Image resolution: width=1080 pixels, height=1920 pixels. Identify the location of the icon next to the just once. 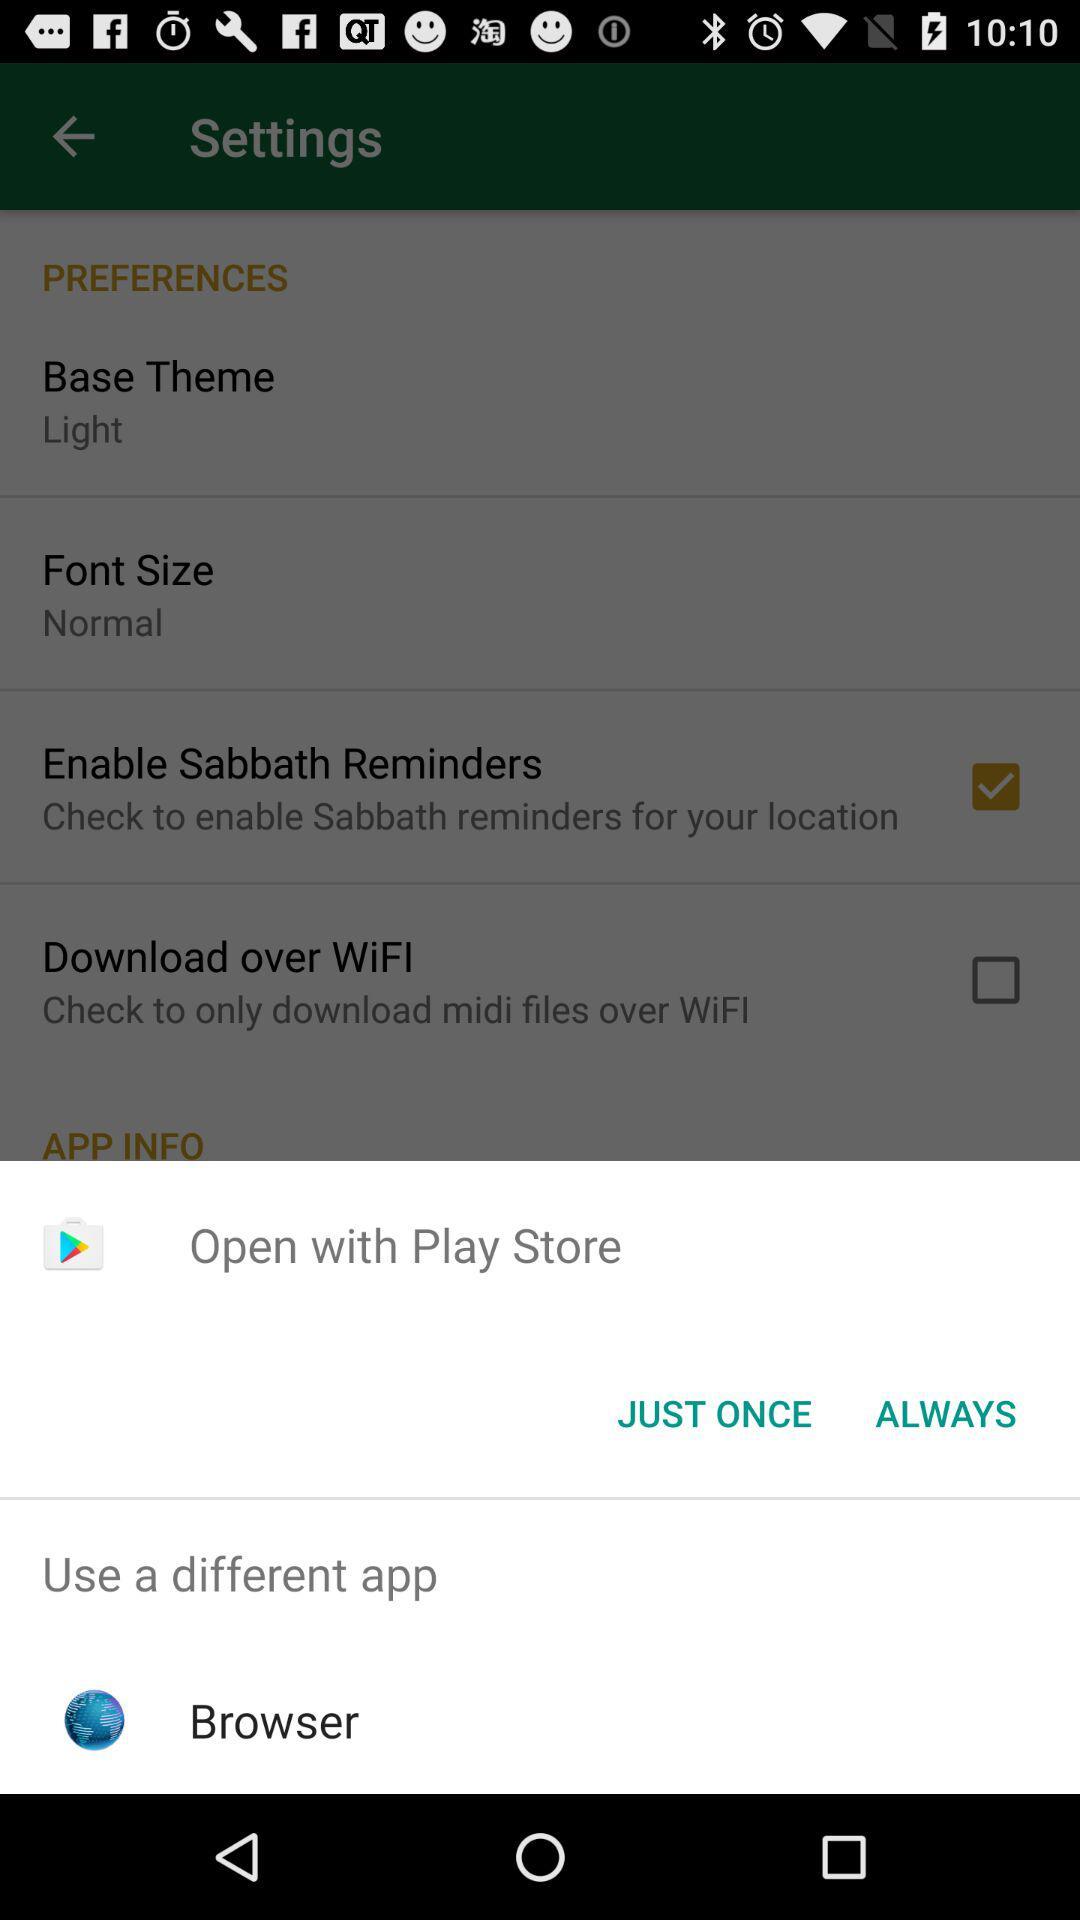
(945, 1411).